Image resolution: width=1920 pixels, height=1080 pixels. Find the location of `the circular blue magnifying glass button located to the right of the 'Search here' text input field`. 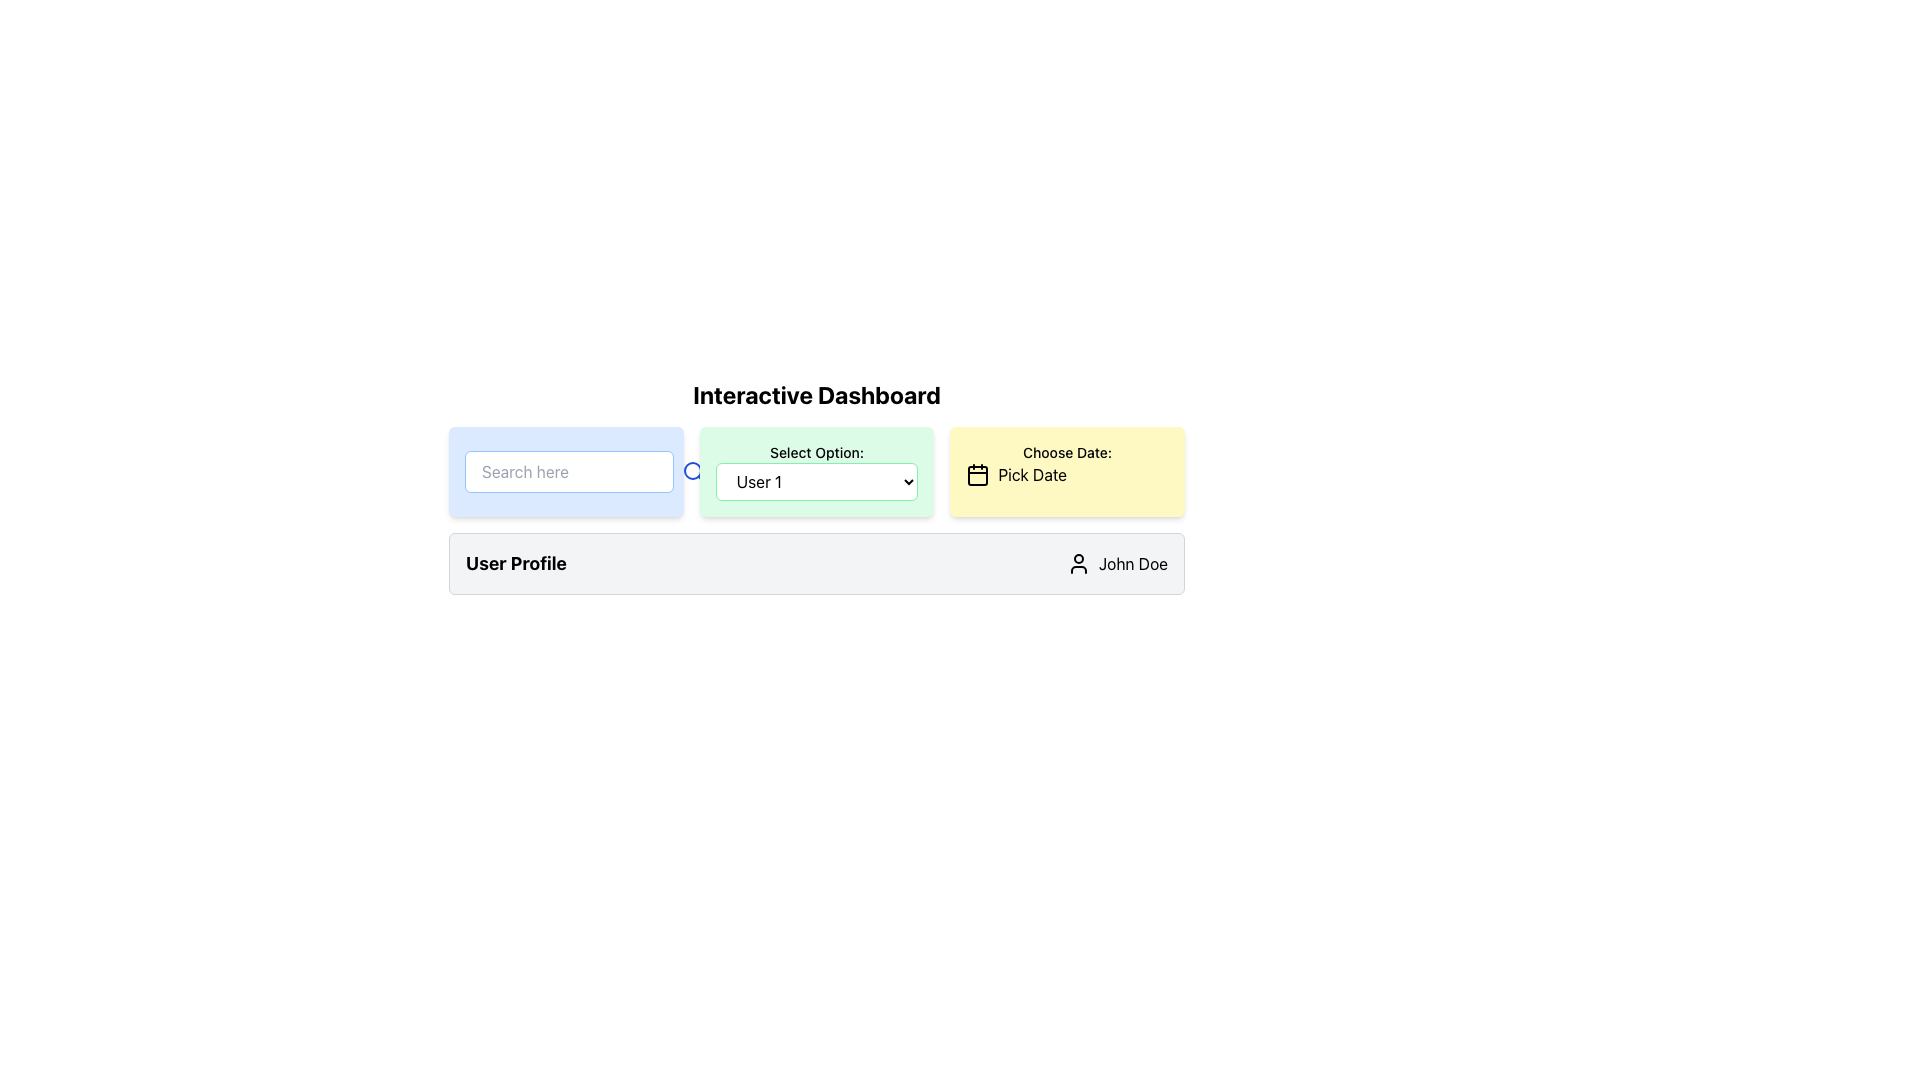

the circular blue magnifying glass button located to the right of the 'Search here' text input field is located at coordinates (694, 471).